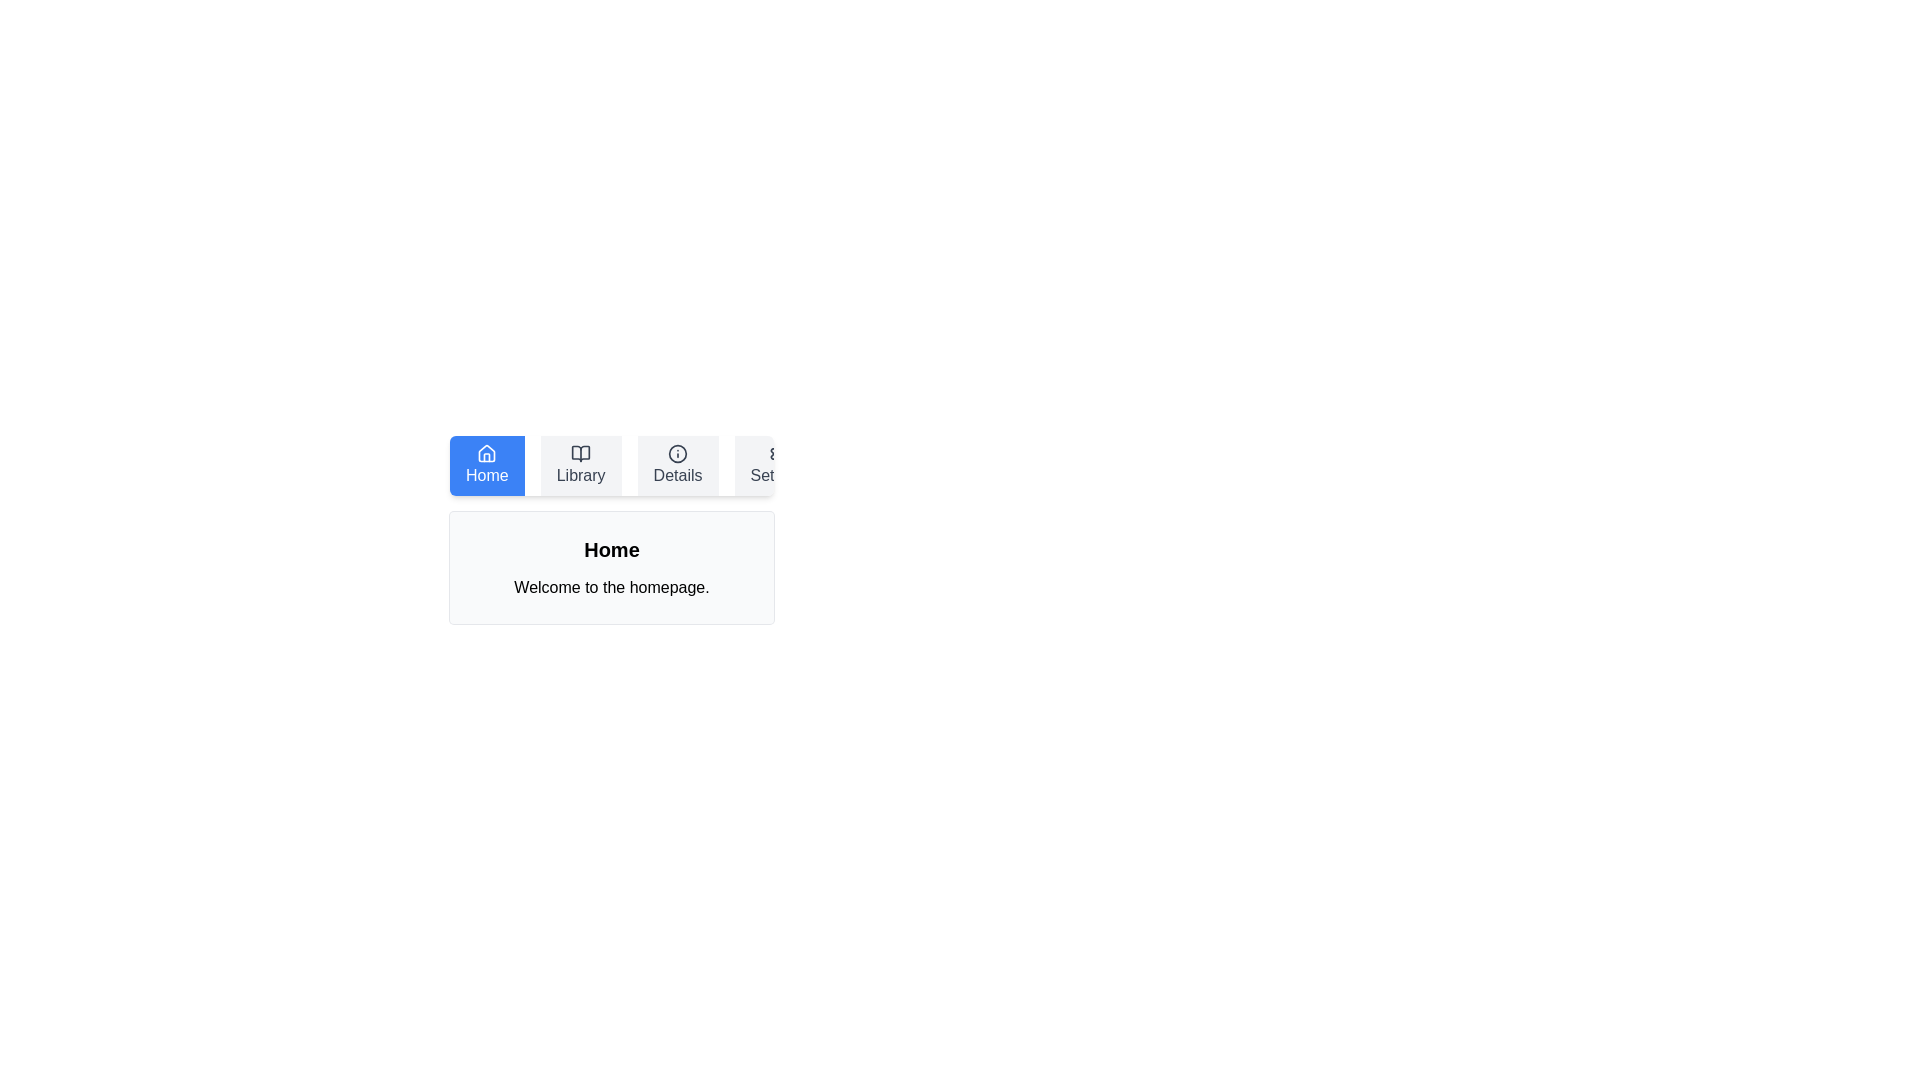 The height and width of the screenshot is (1080, 1920). Describe the element at coordinates (778, 466) in the screenshot. I see `the Settings tab to view its content` at that location.